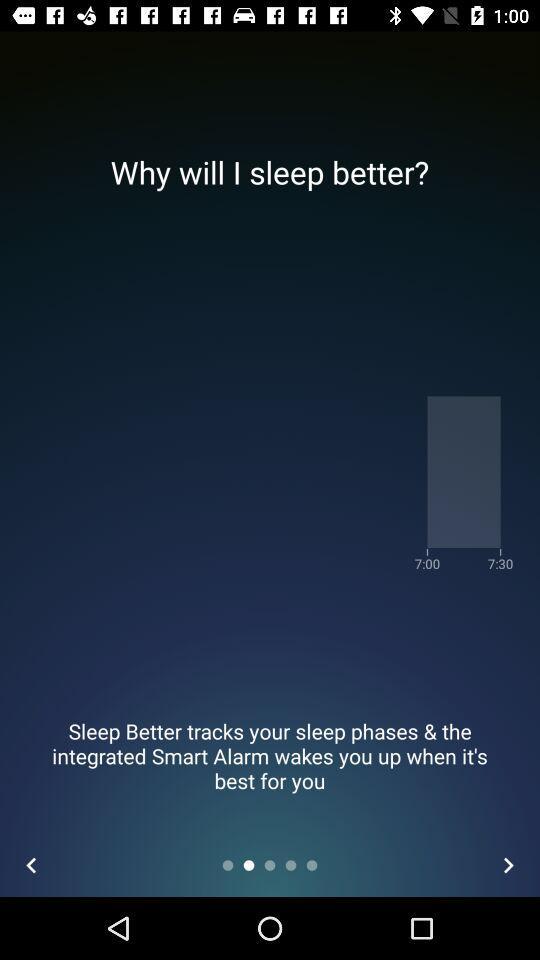 The width and height of the screenshot is (540, 960). I want to click on the arrow_forward icon, so click(508, 864).